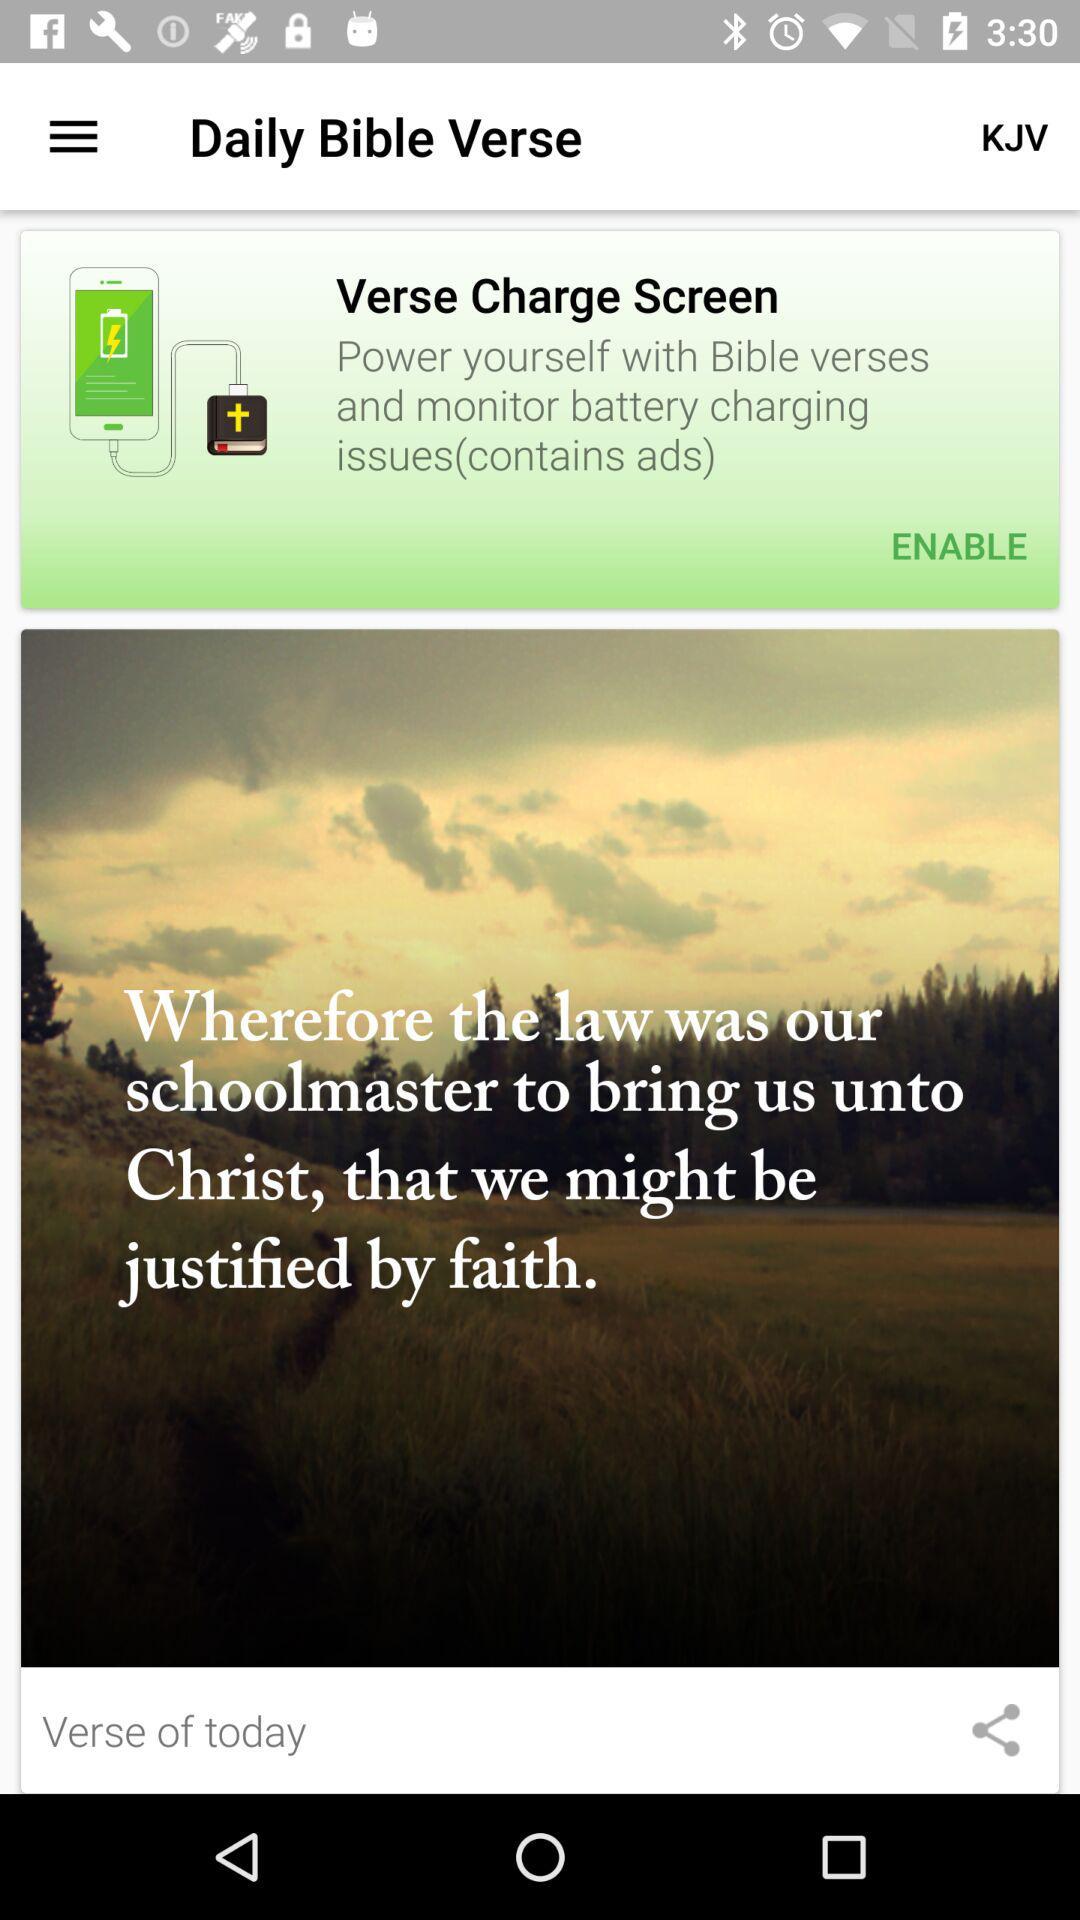 This screenshot has width=1080, height=1920. What do you see at coordinates (995, 1729) in the screenshot?
I see `share this image` at bounding box center [995, 1729].